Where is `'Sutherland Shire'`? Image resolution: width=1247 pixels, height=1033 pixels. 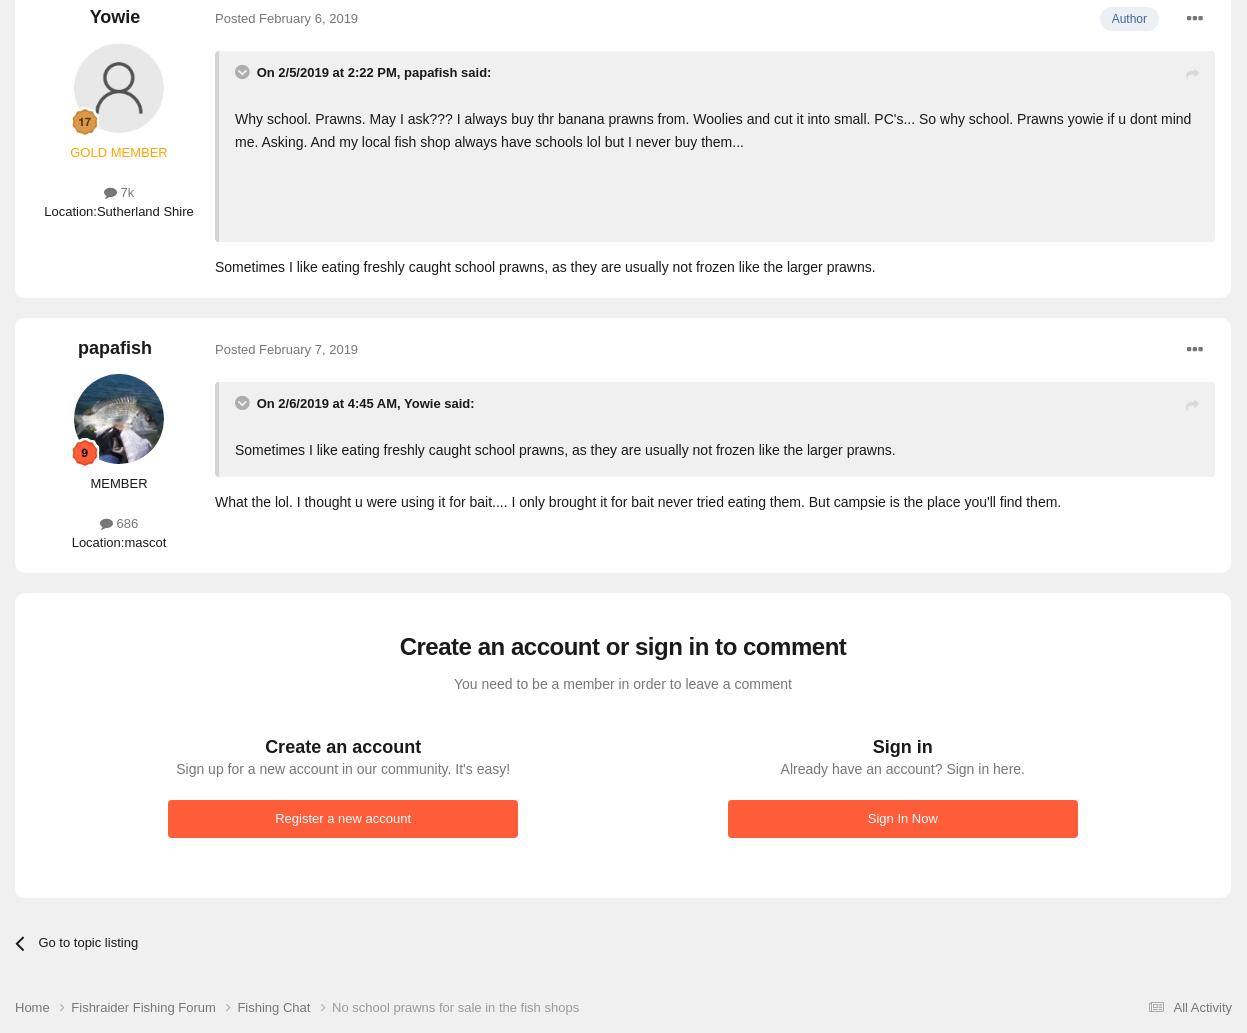
'Sutherland Shire' is located at coordinates (96, 210).